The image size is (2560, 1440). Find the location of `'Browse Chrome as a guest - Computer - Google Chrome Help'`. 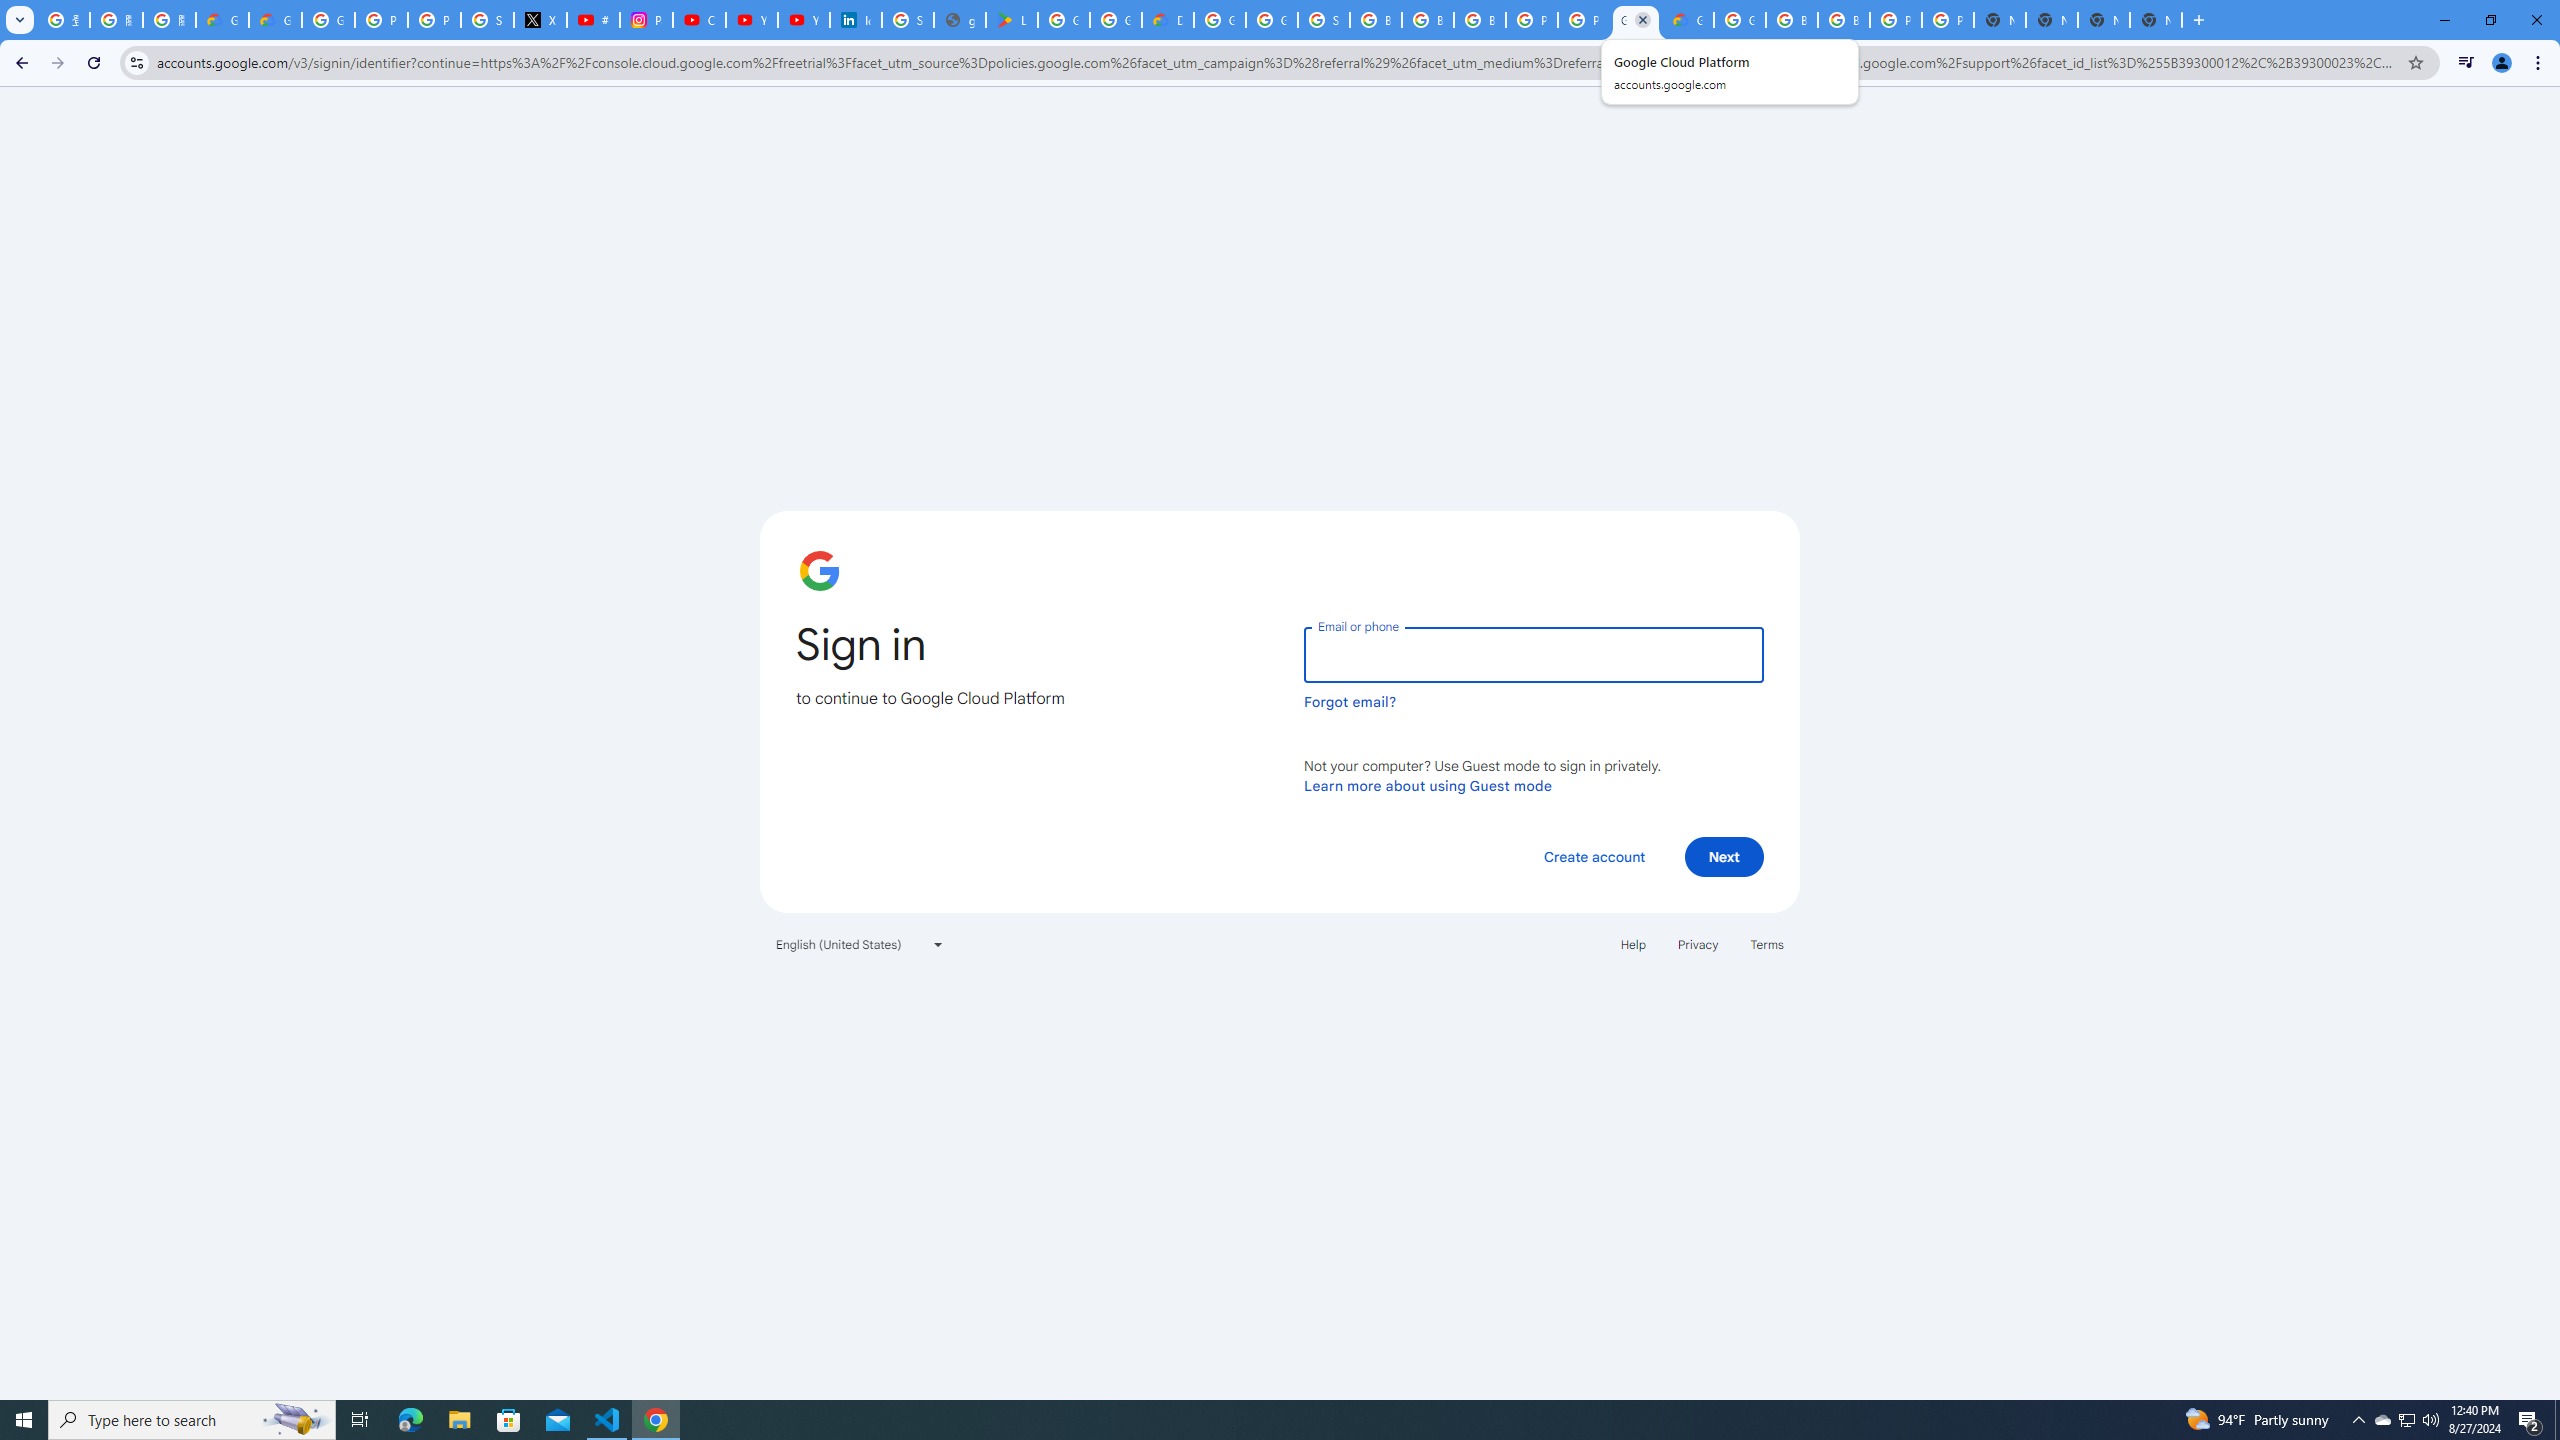

'Browse Chrome as a guest - Computer - Google Chrome Help' is located at coordinates (1375, 19).